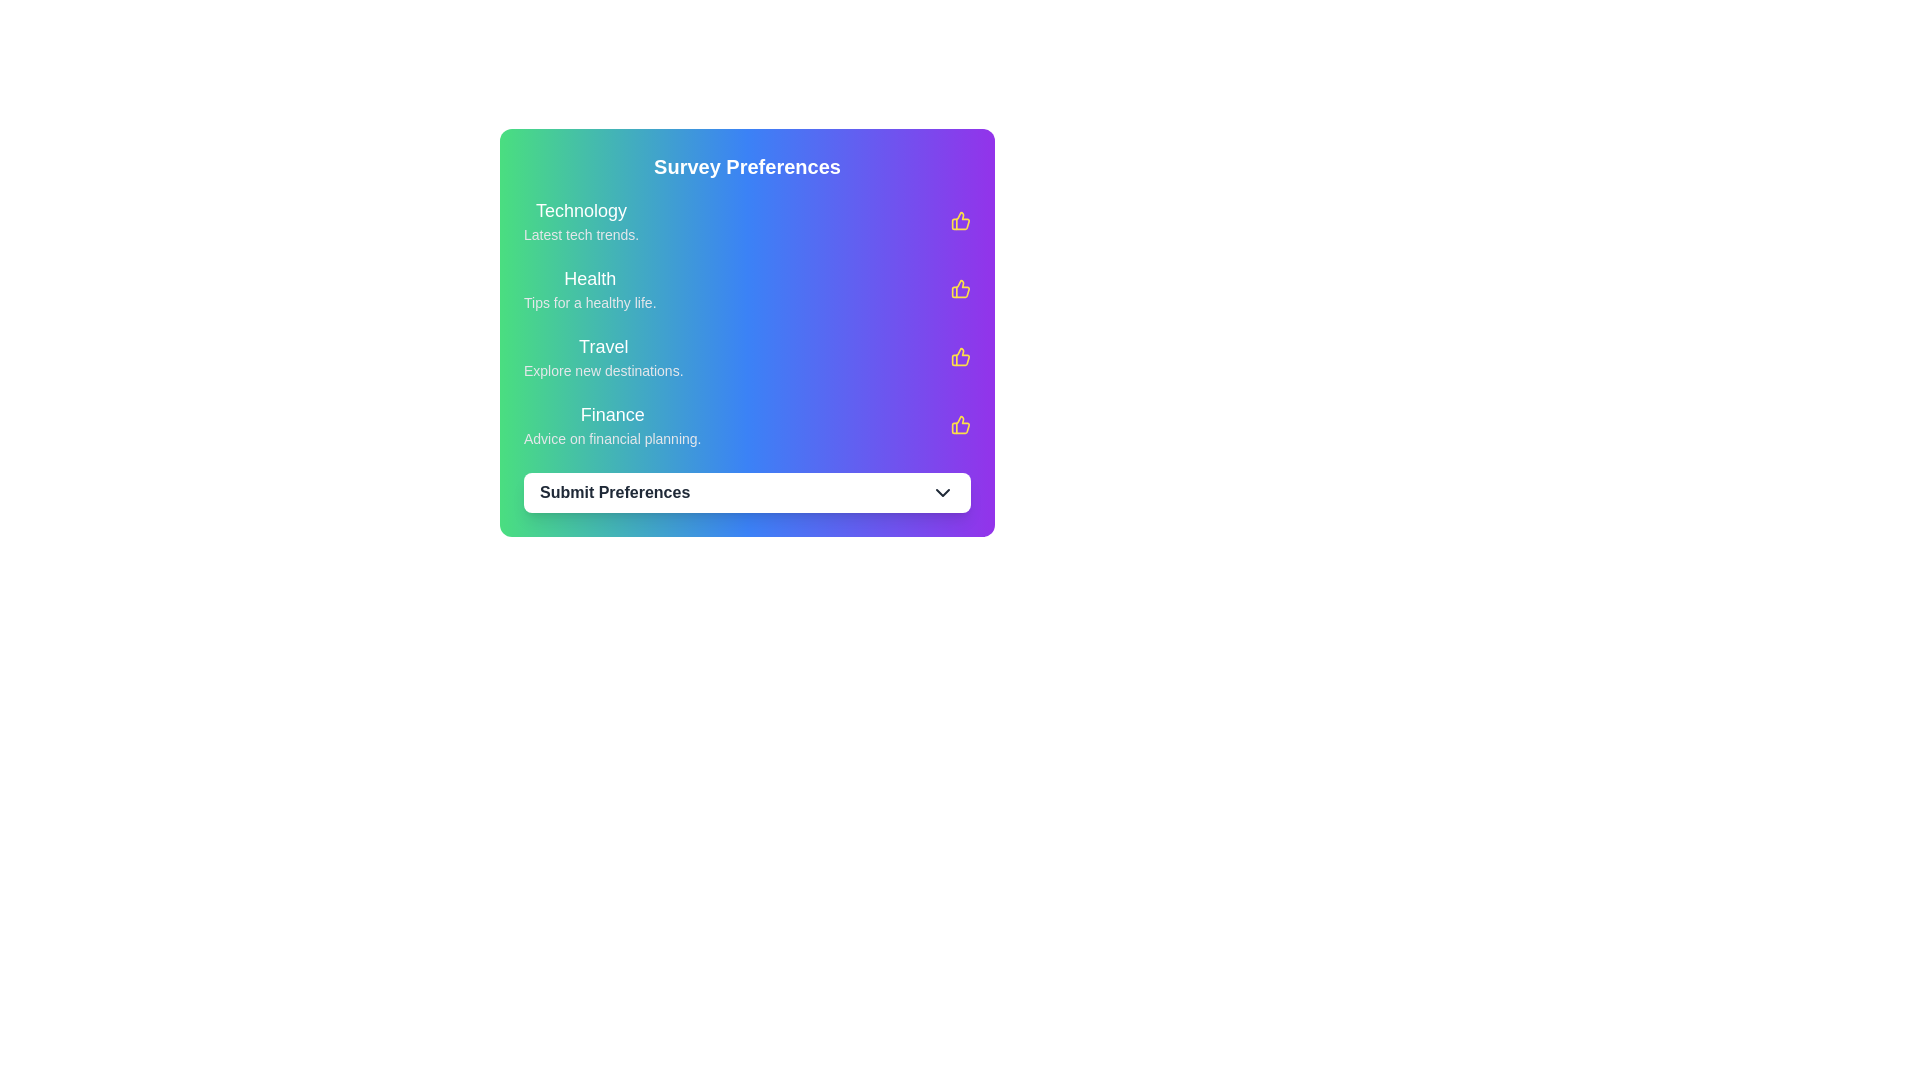  Describe the element at coordinates (611, 414) in the screenshot. I see `the 'Finance' category title text label, which is located directly above the text 'Advice on financial planning' and serves as a visual anchor for associated content` at that location.